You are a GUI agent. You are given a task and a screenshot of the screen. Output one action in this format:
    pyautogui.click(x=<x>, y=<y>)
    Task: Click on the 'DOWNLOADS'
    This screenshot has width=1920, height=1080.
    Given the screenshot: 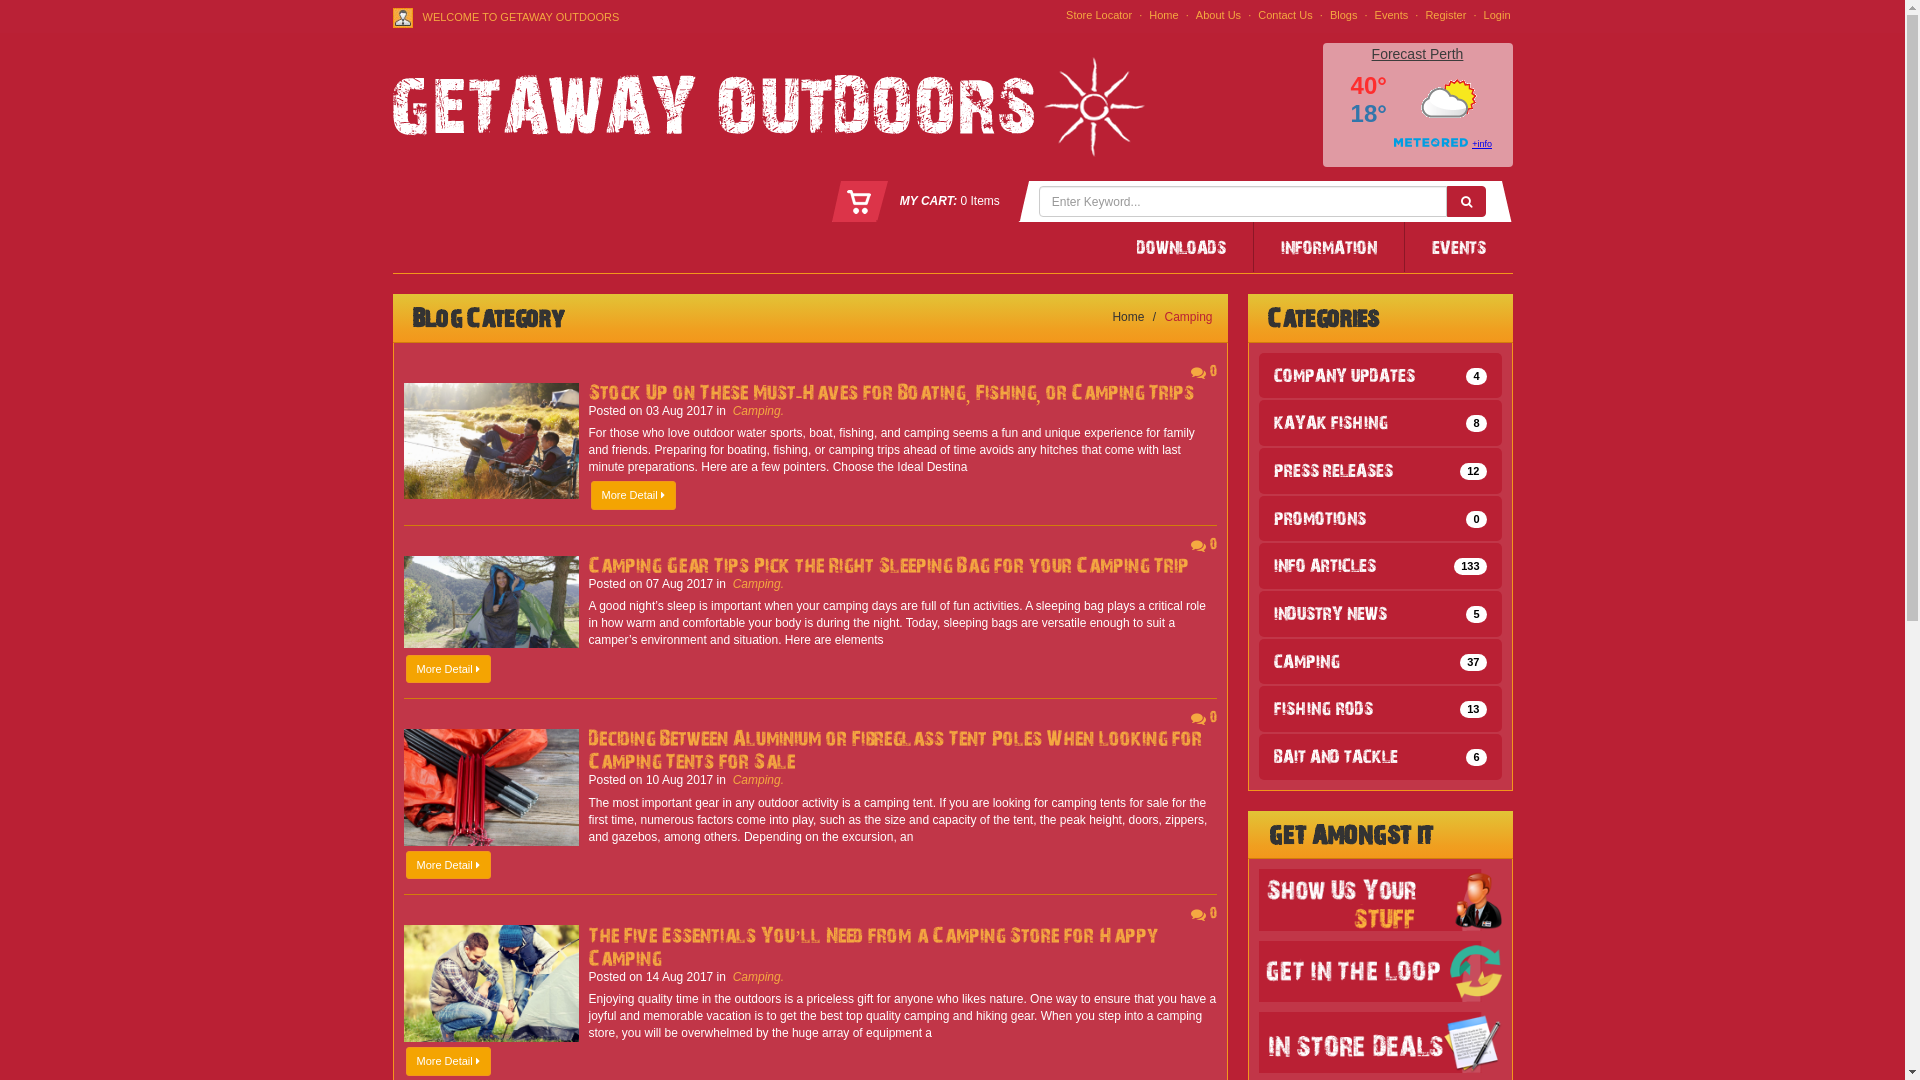 What is the action you would take?
    pyautogui.click(x=1181, y=245)
    